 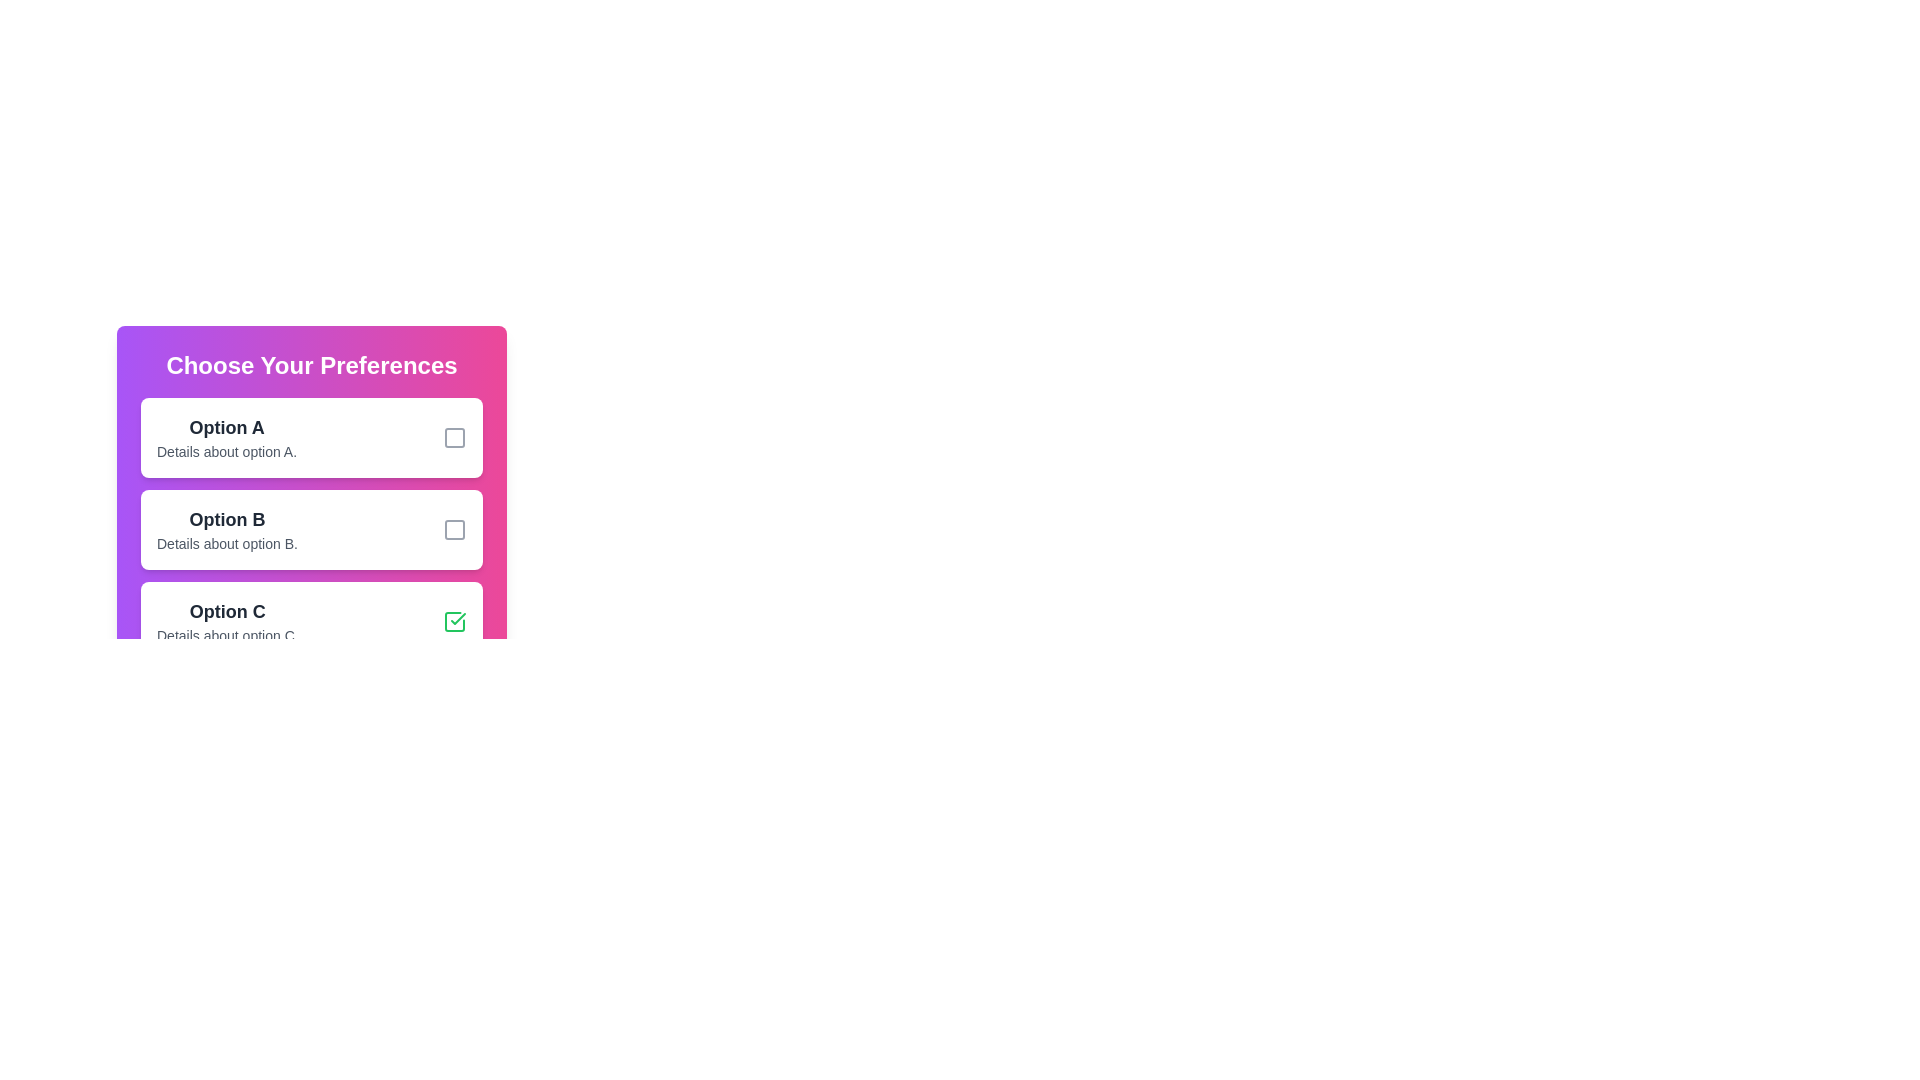 What do you see at coordinates (454, 437) in the screenshot?
I see `the interactive checkbox for 'Option A' to provide visual feedback` at bounding box center [454, 437].